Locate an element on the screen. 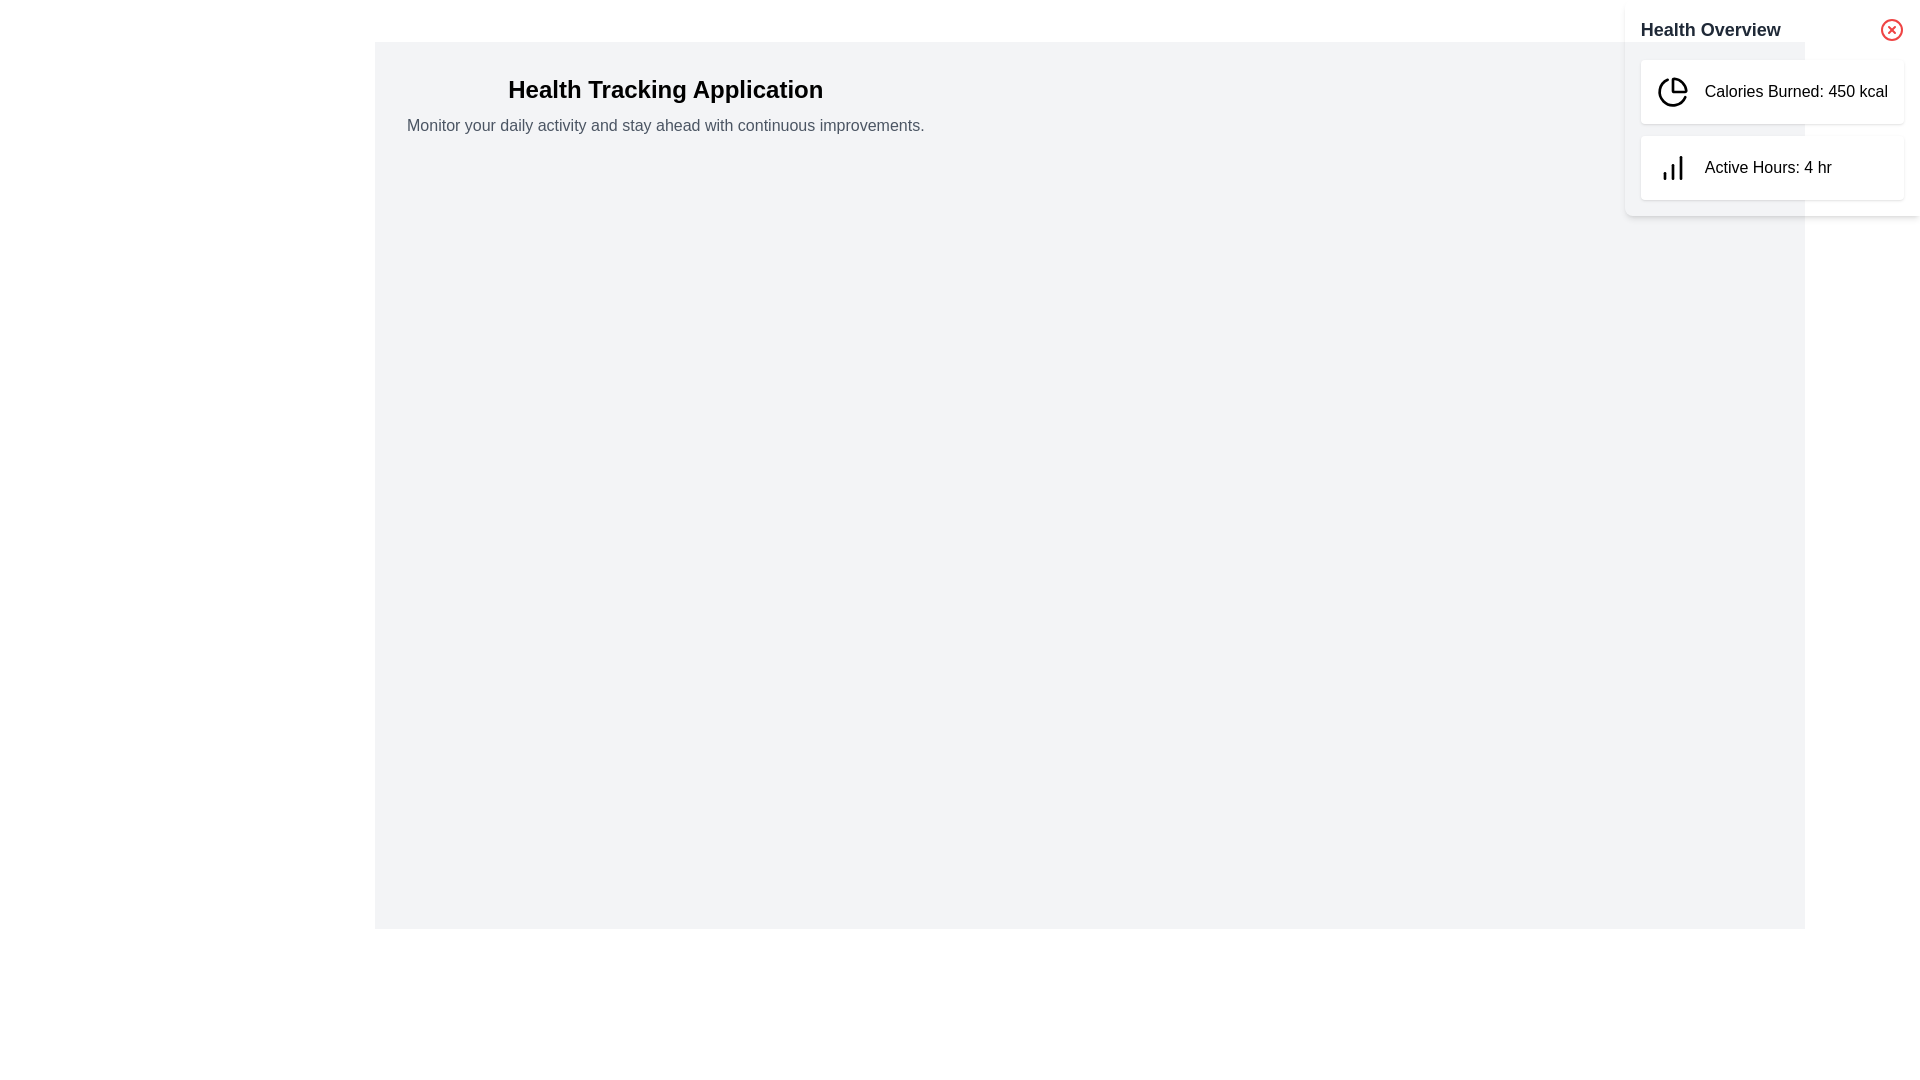 The image size is (1920, 1080). the 'Active Hours' icon located in the 'Health Overview' panel, positioned to the left of the text 'Active Hours: 4 hr' is located at coordinates (1672, 167).